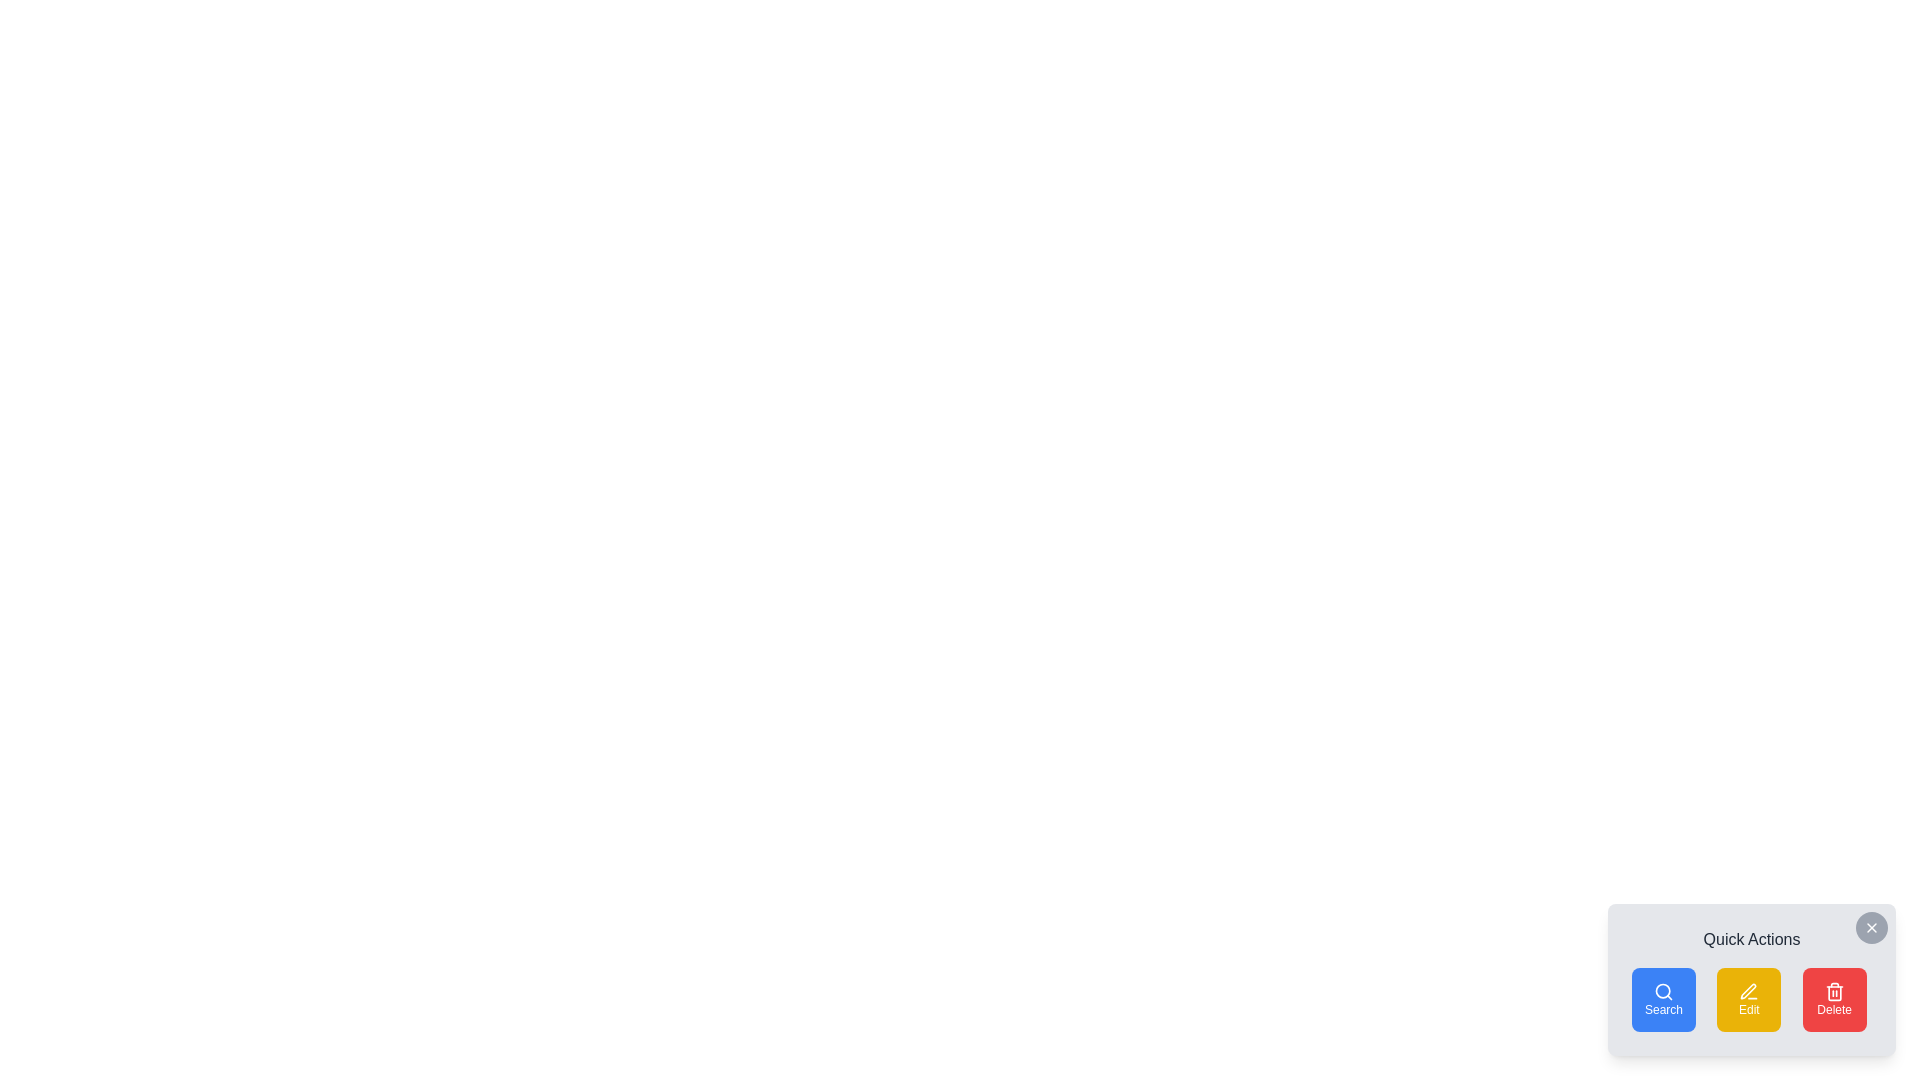 The width and height of the screenshot is (1920, 1080). I want to click on the search icon located within the circular blue button labeled 'Search' at the top-left corner of the 'Quick Actions' panel, so click(1664, 991).